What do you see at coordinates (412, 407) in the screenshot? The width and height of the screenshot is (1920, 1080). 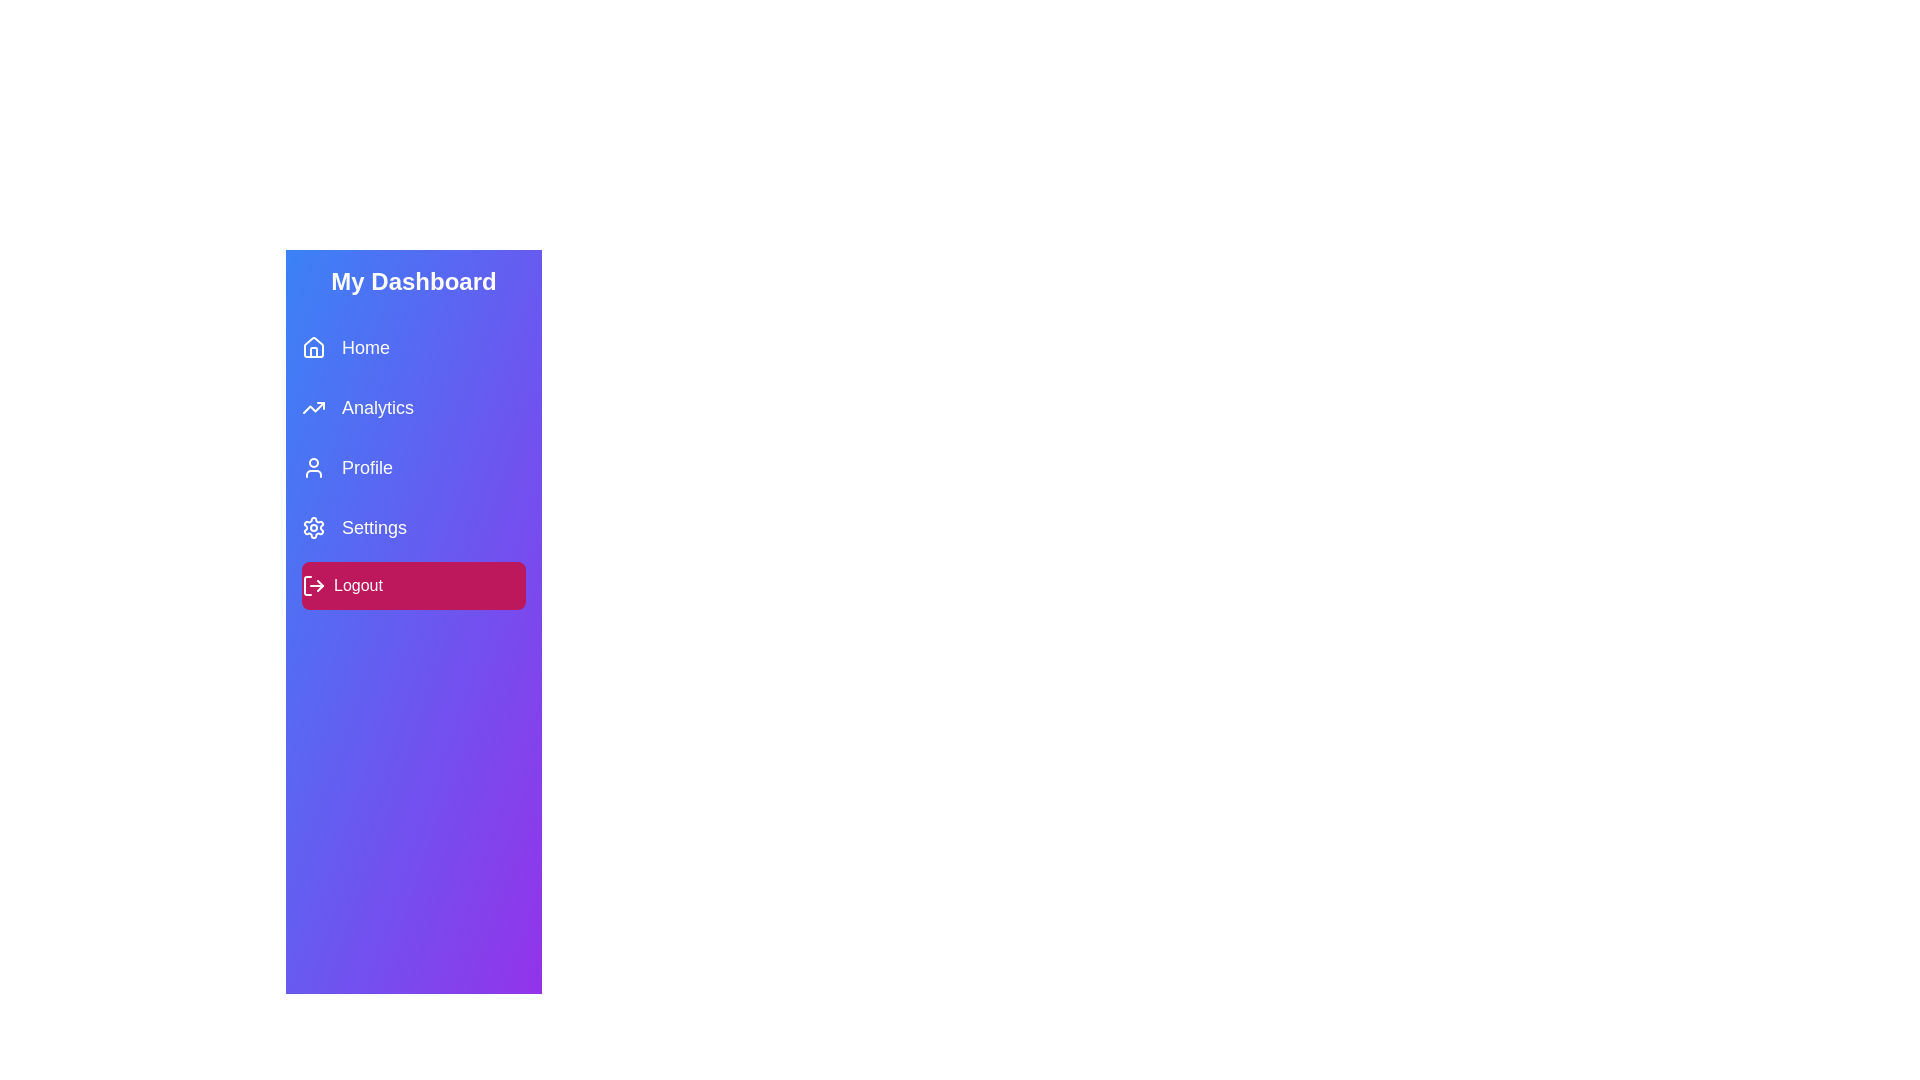 I see `the 'Analytics' button located in the sidebar menu, which is the second item below 'Home' and above 'Profile'` at bounding box center [412, 407].